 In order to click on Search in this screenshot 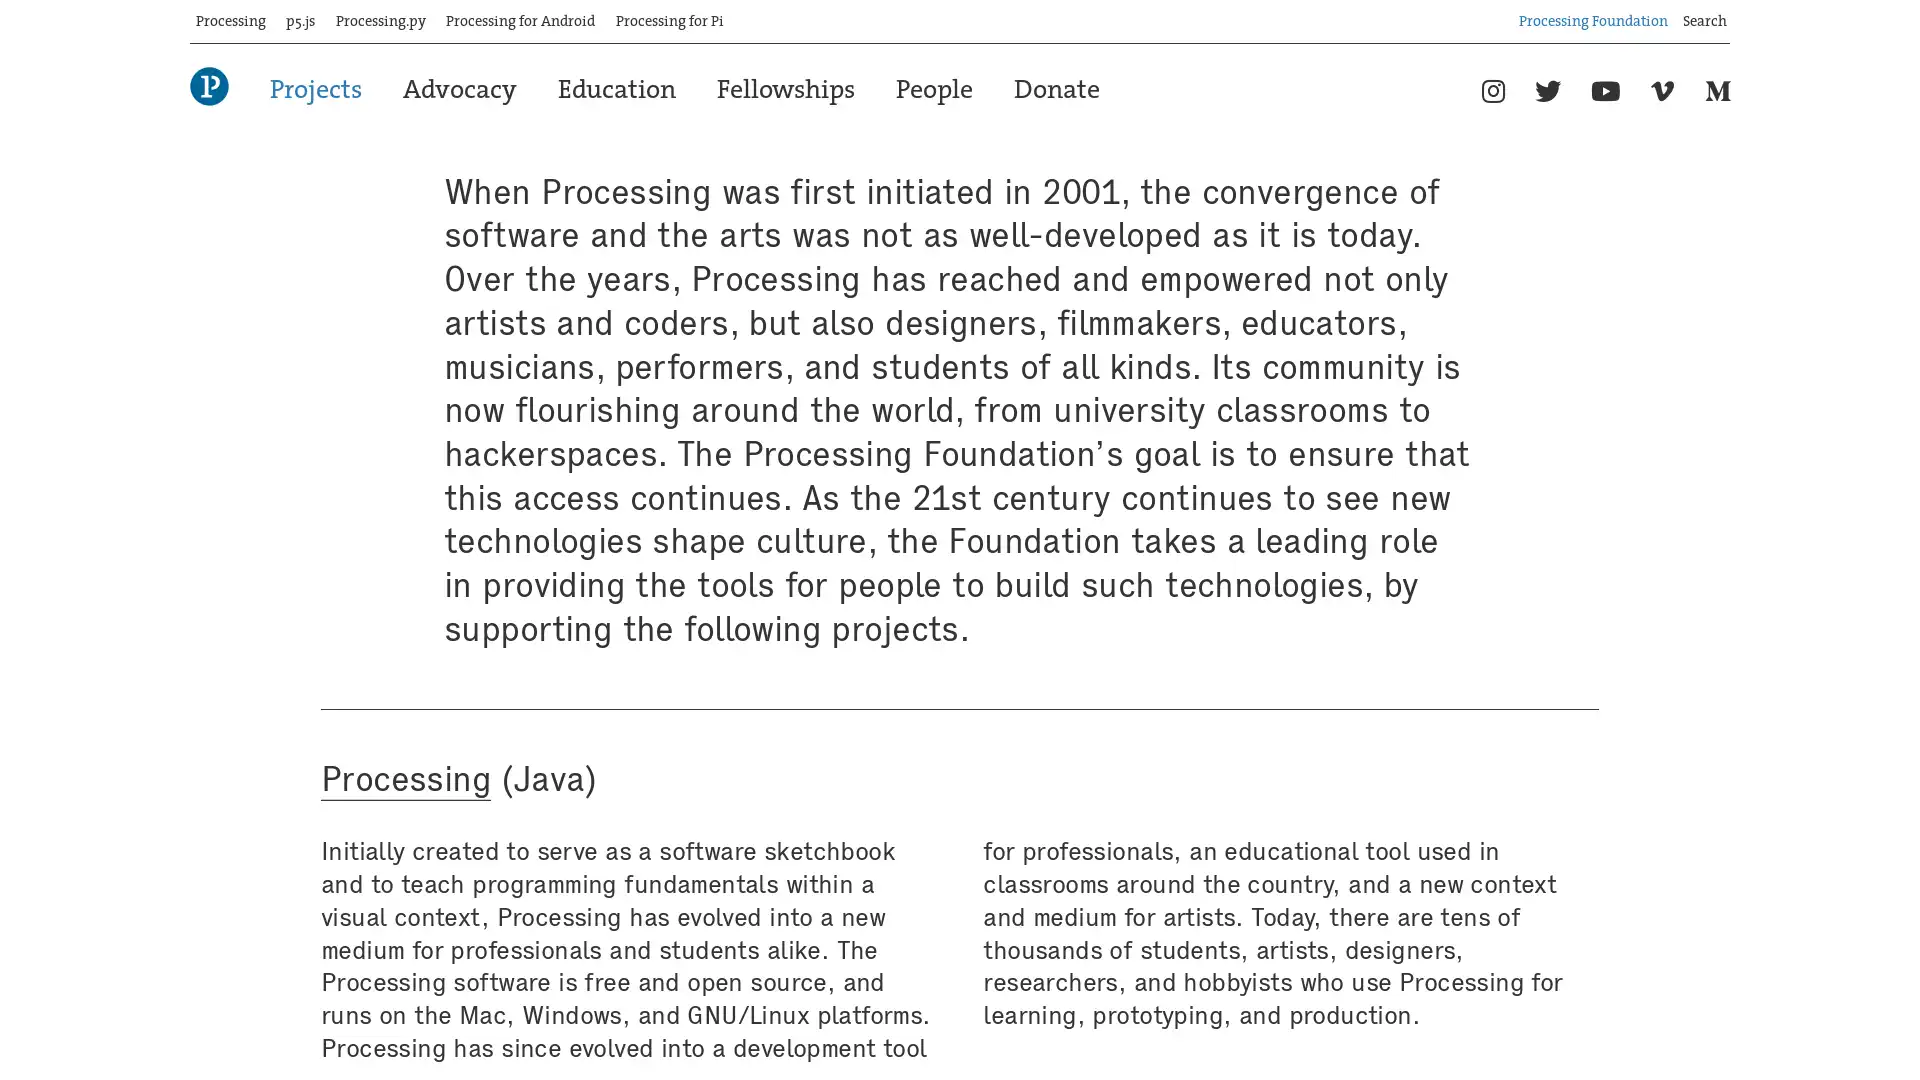, I will do `click(1729, 13)`.